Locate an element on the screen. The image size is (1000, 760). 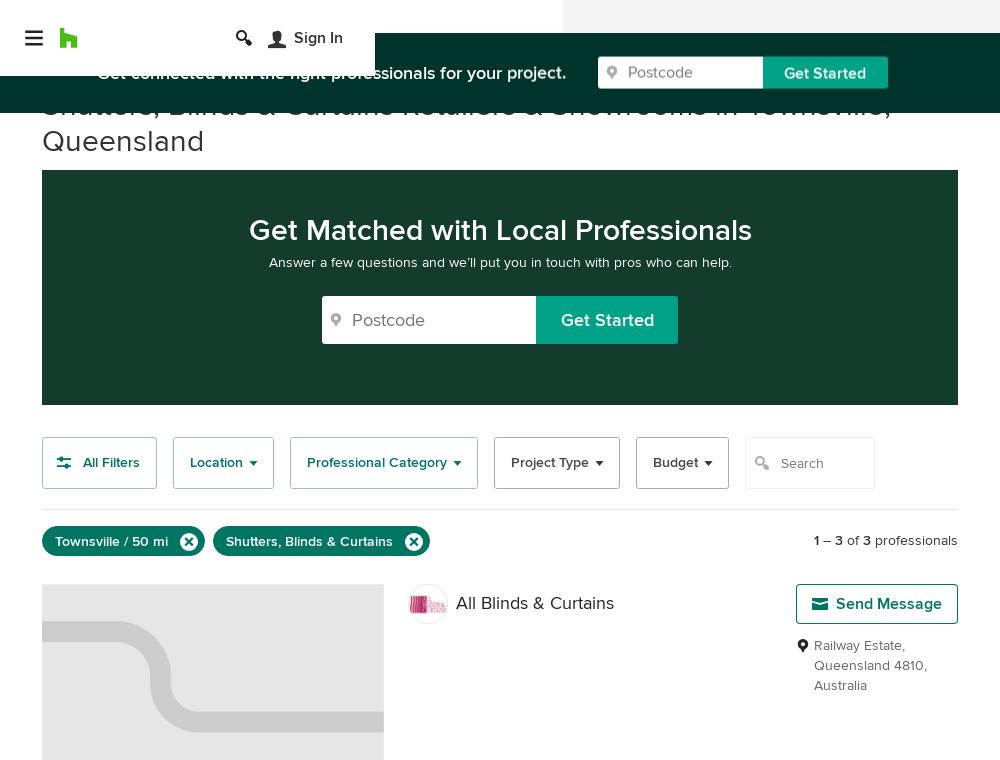
'of' is located at coordinates (852, 540).